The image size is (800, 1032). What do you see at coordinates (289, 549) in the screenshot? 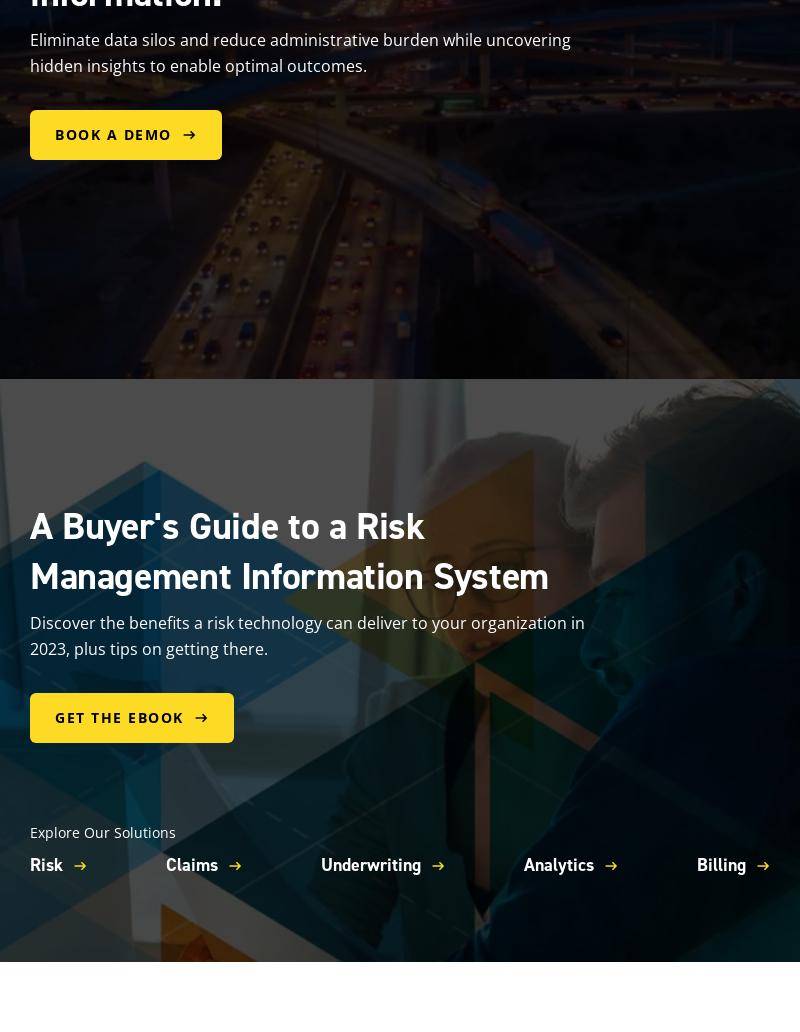
I see `'A Buyer's Guide to a Risk Management Information System'` at bounding box center [289, 549].